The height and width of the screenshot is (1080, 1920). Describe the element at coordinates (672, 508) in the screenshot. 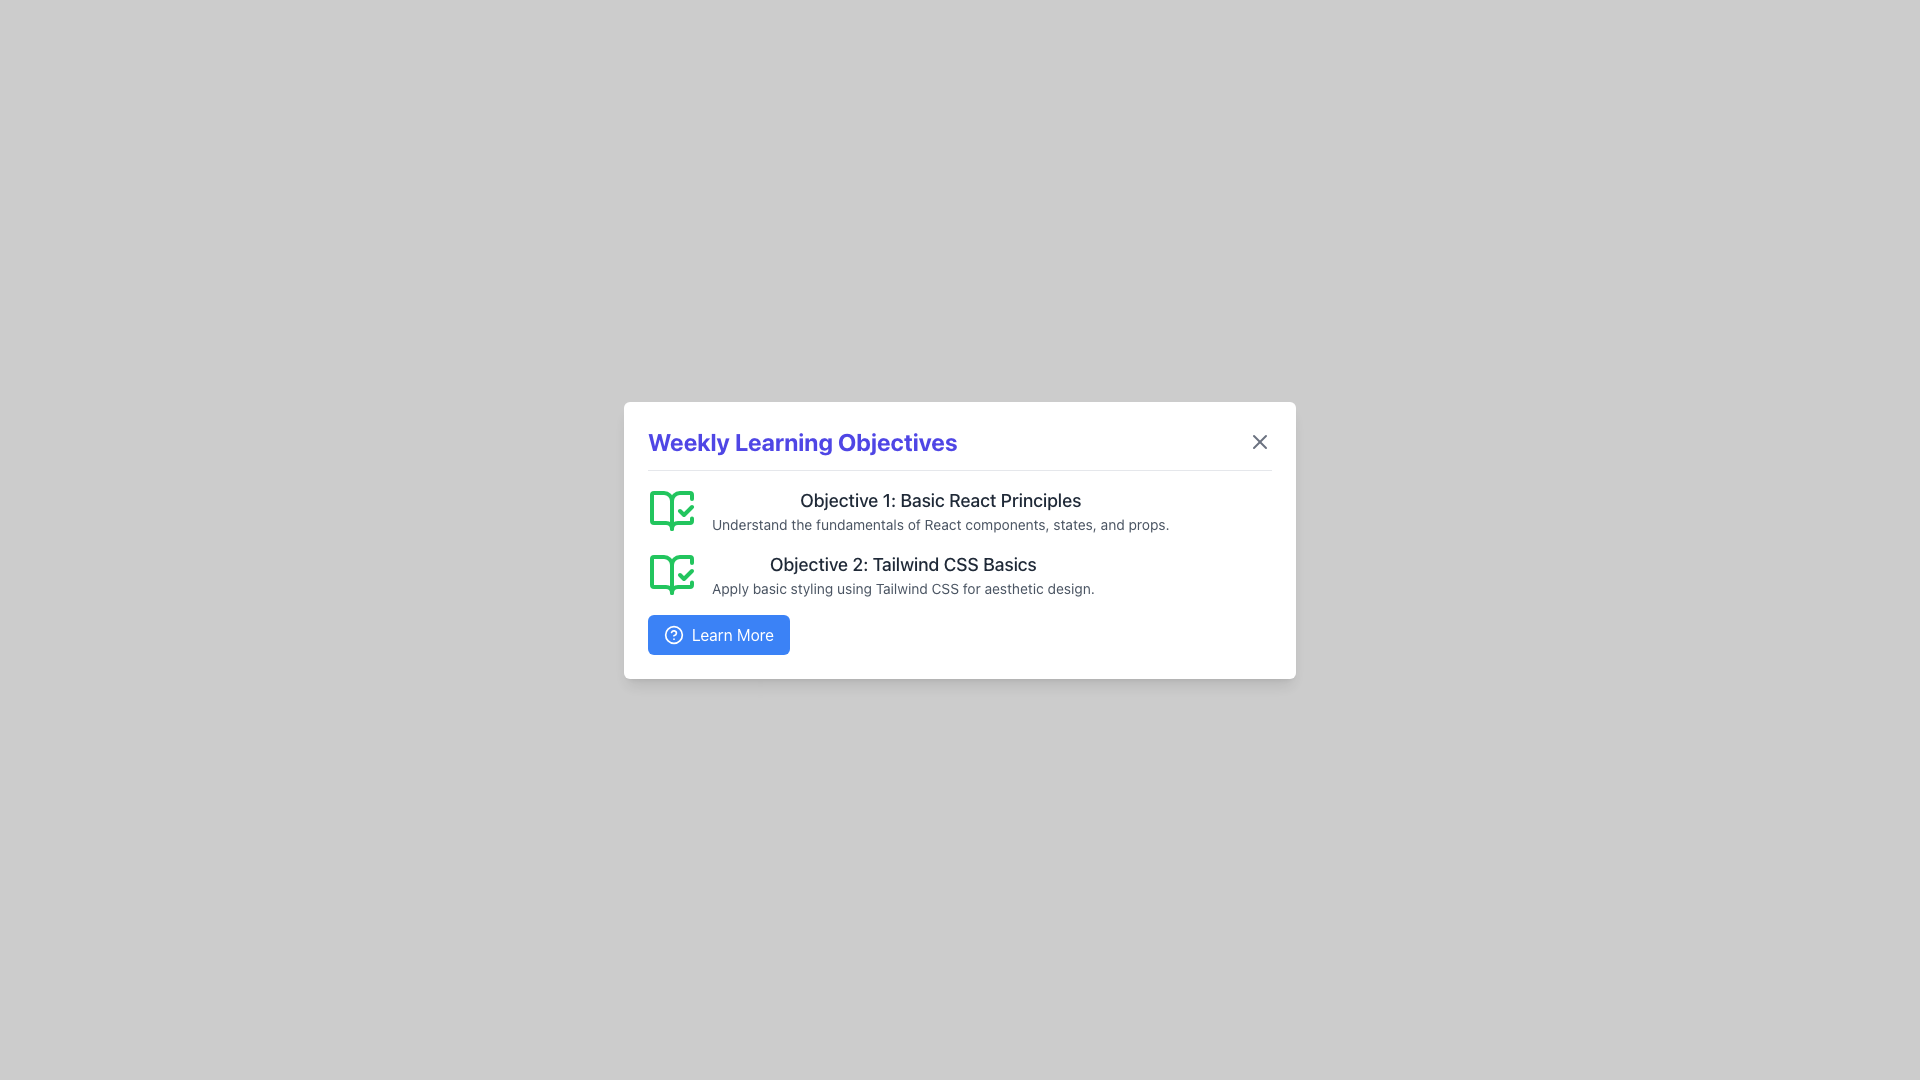

I see `the green open book icon with a checkmark, which is positioned to the left of the text 'Objective 1: Basic React Principles' in a card-like interface` at that location.